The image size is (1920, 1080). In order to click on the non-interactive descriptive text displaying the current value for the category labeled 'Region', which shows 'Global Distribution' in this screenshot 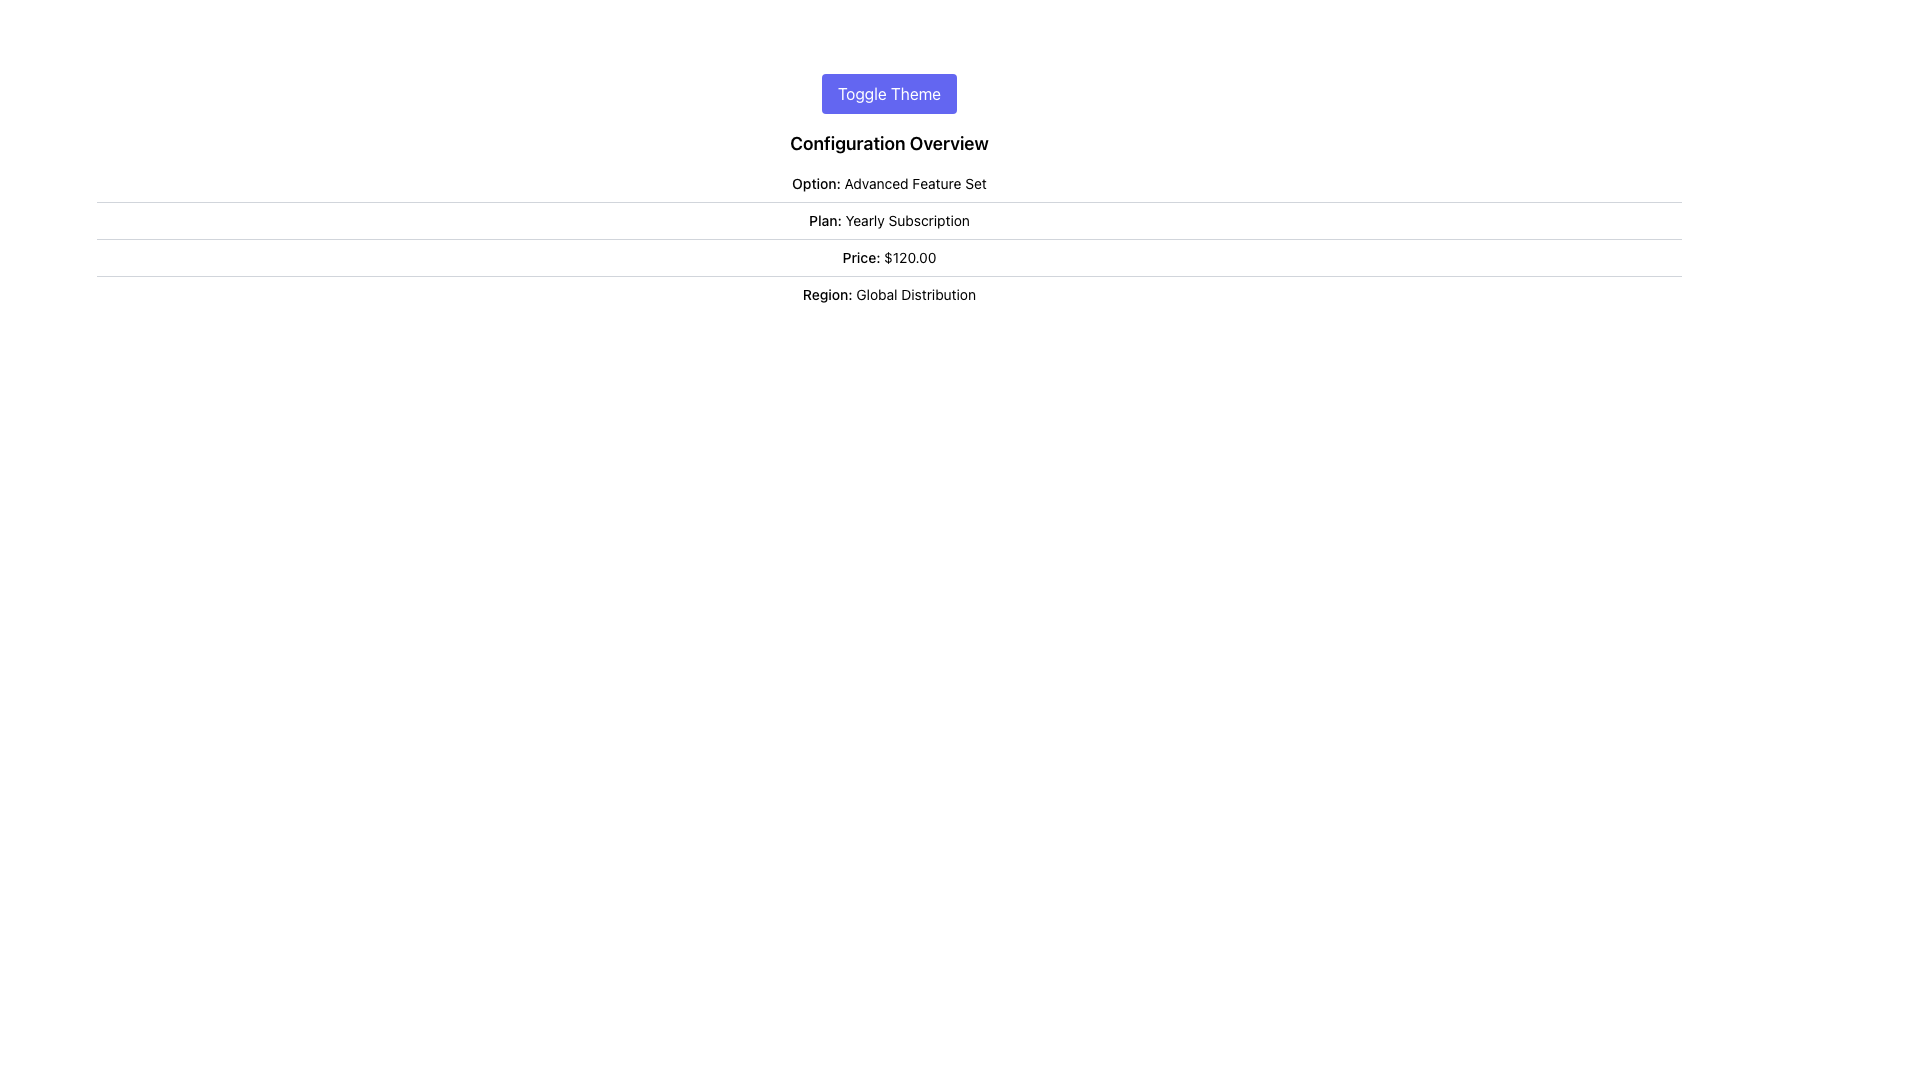, I will do `click(915, 294)`.